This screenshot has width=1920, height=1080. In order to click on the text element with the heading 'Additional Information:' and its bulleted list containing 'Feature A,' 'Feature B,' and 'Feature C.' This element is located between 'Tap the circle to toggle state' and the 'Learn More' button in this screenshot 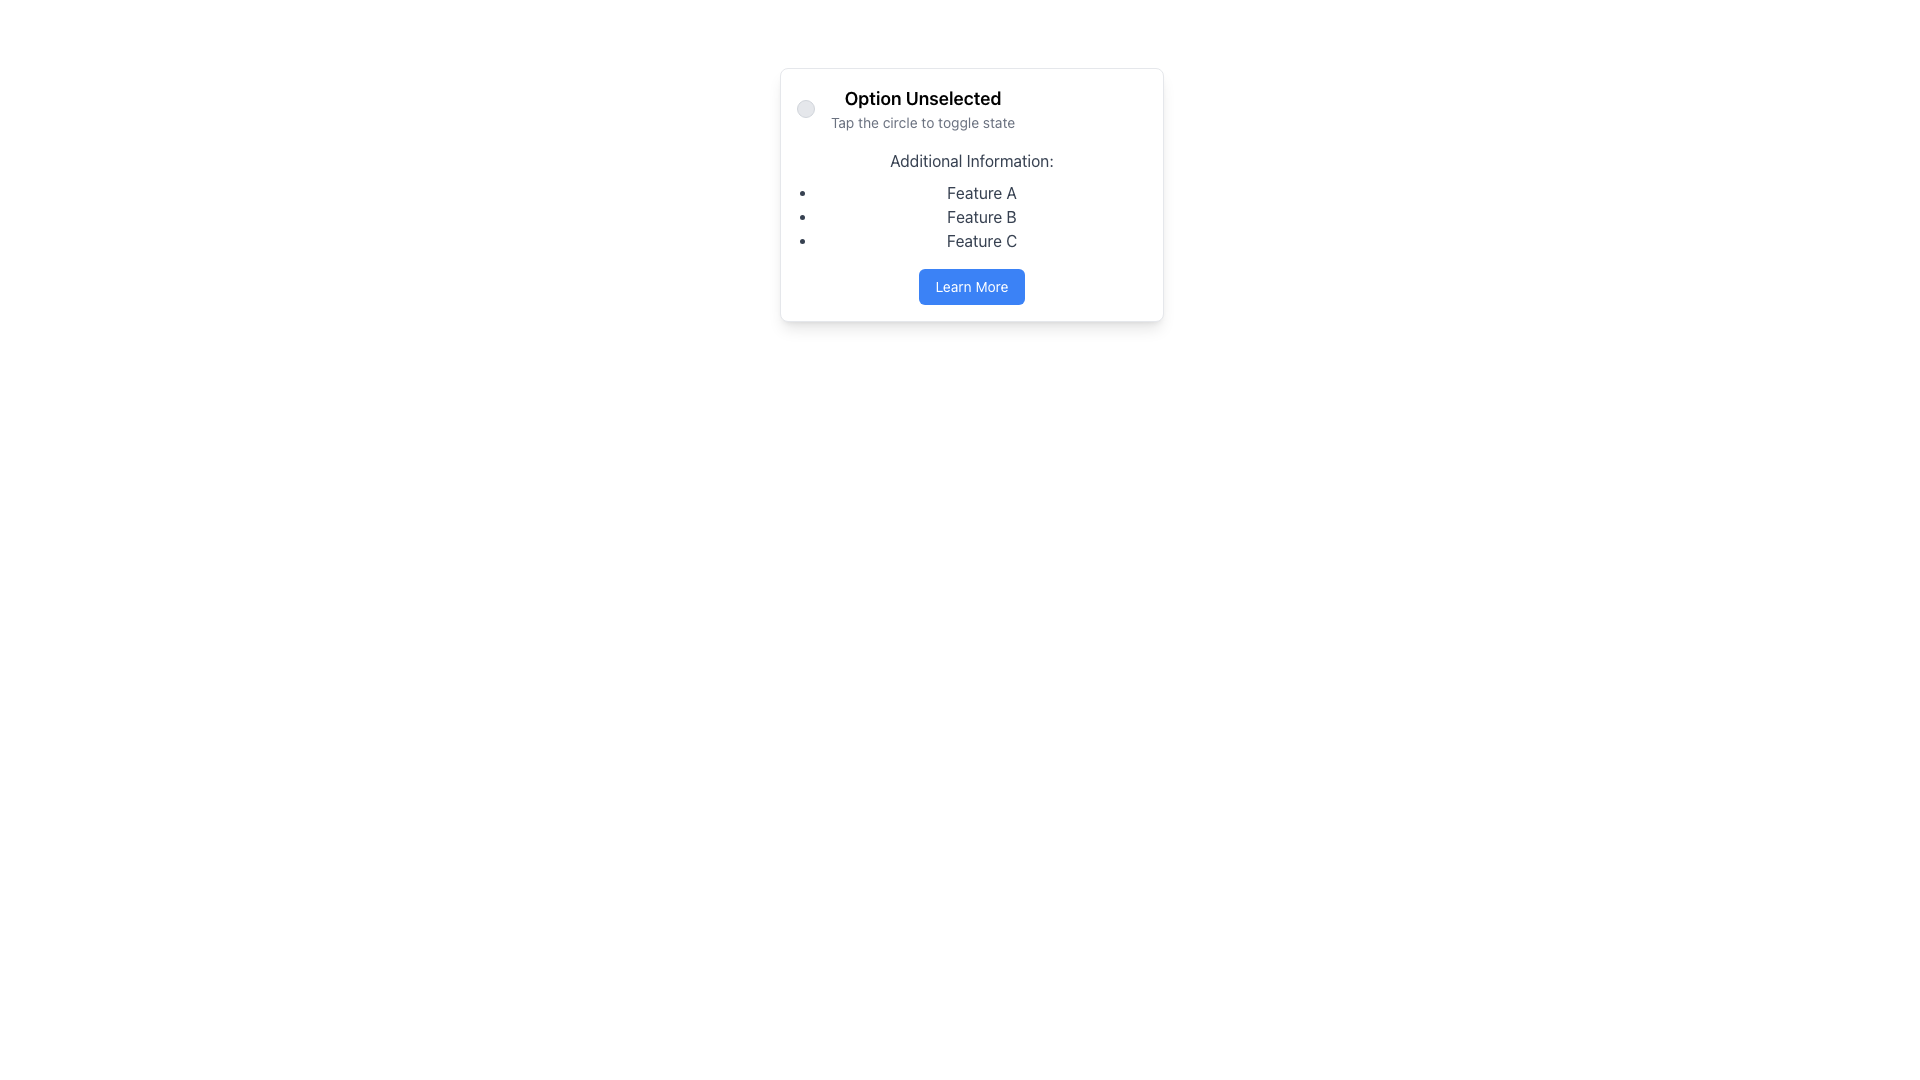, I will do `click(971, 200)`.